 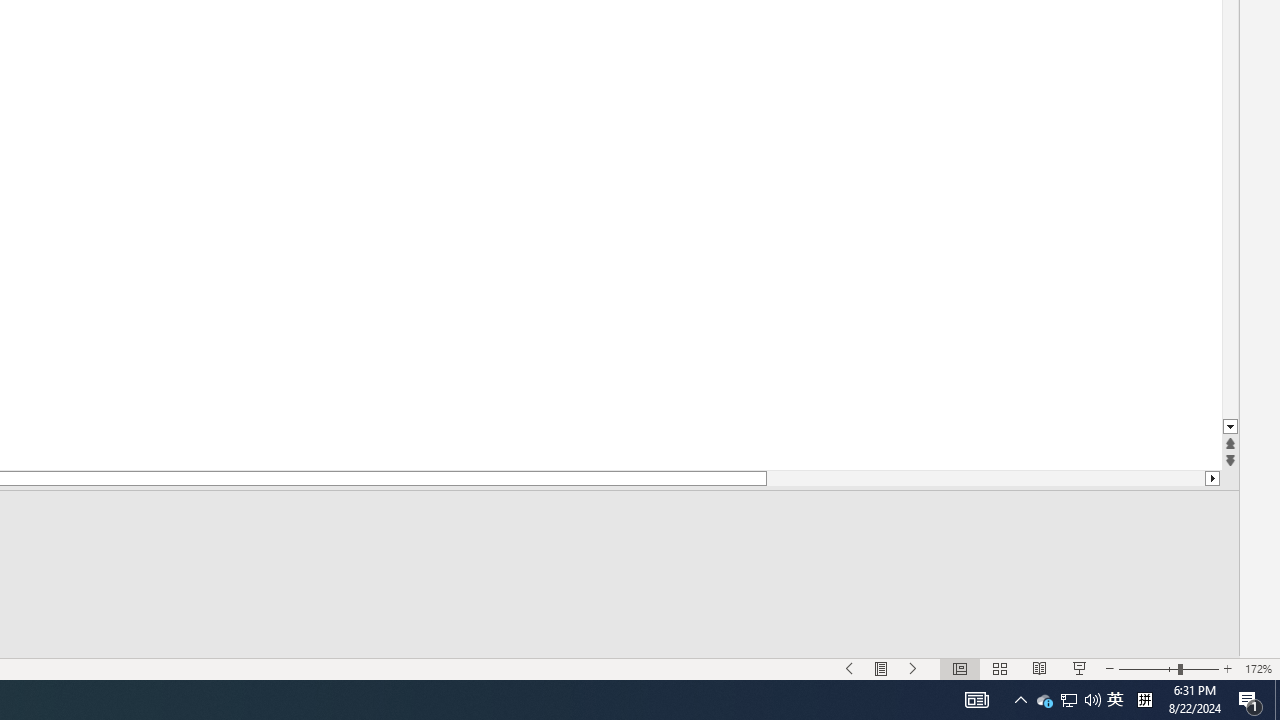 I want to click on 'Zoom 172%', so click(x=1257, y=669).